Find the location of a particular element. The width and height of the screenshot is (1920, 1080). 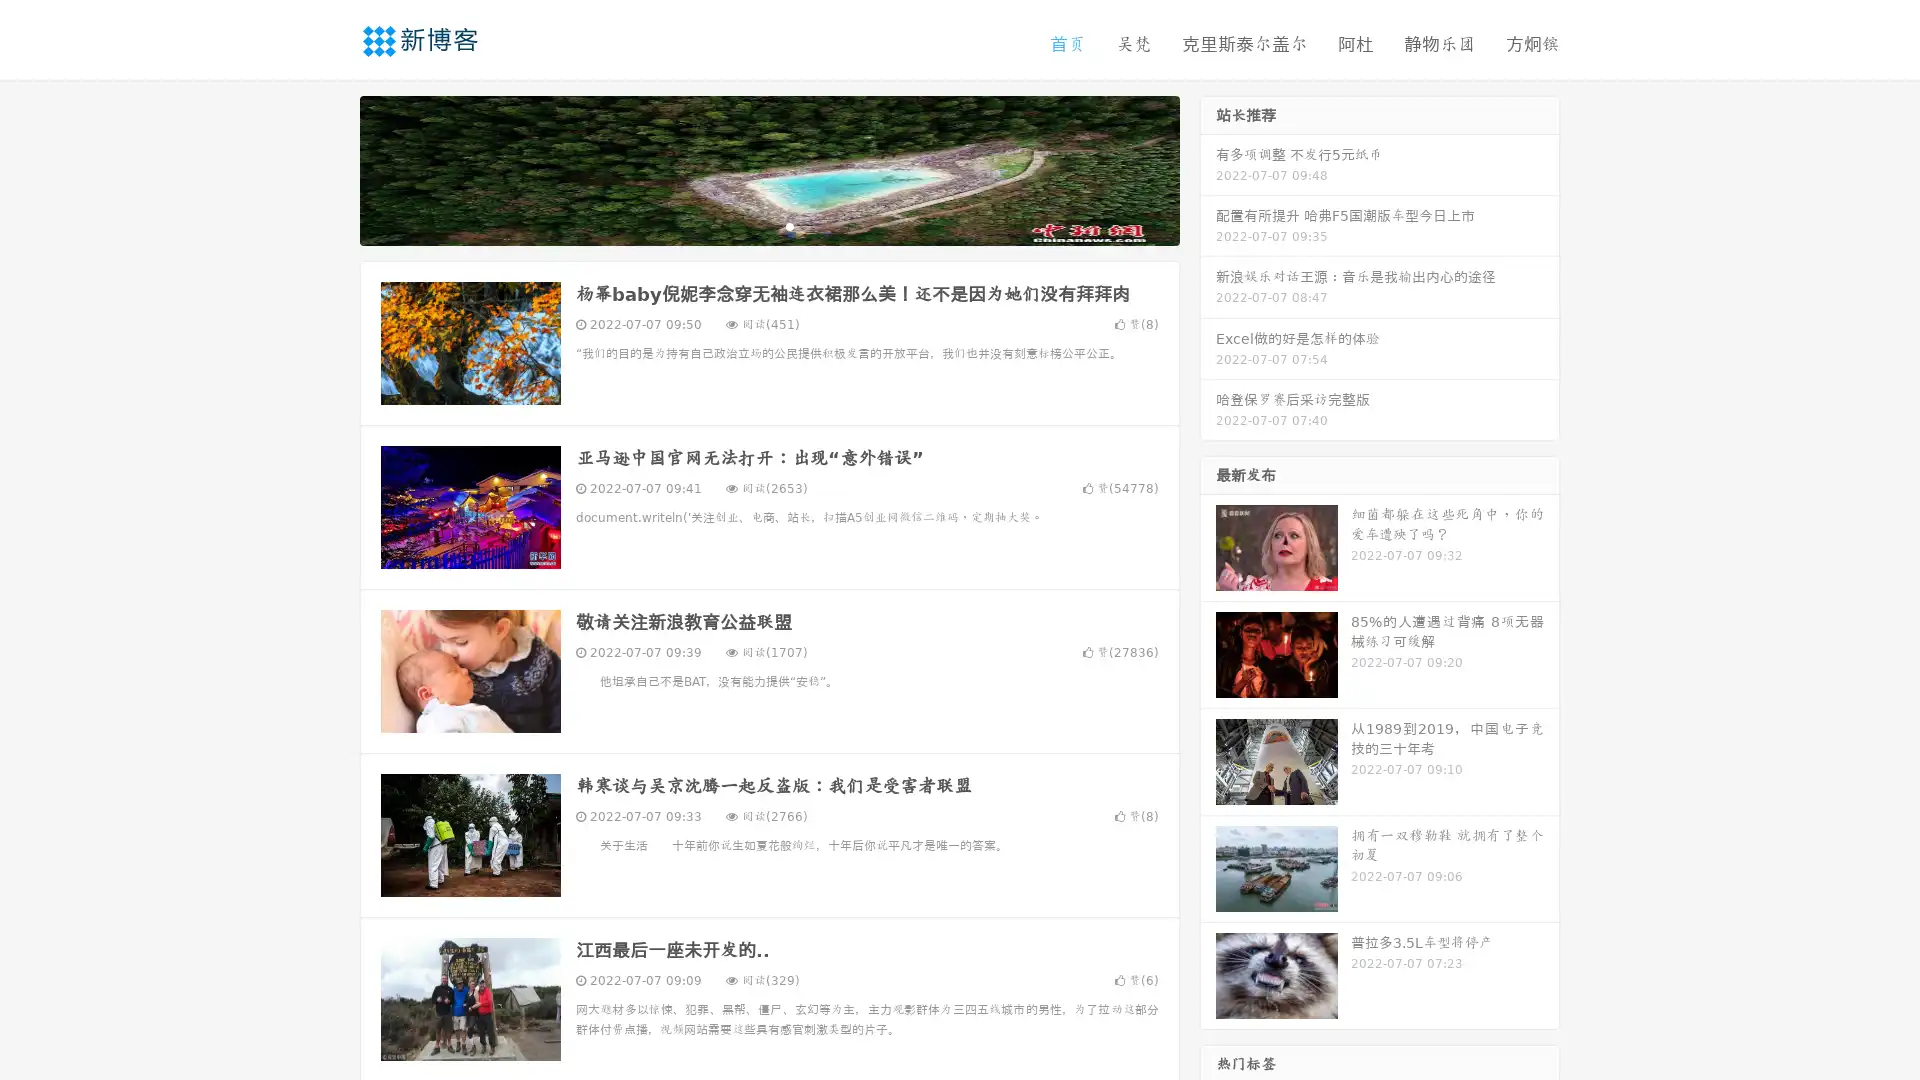

Go to slide 1 is located at coordinates (748, 225).